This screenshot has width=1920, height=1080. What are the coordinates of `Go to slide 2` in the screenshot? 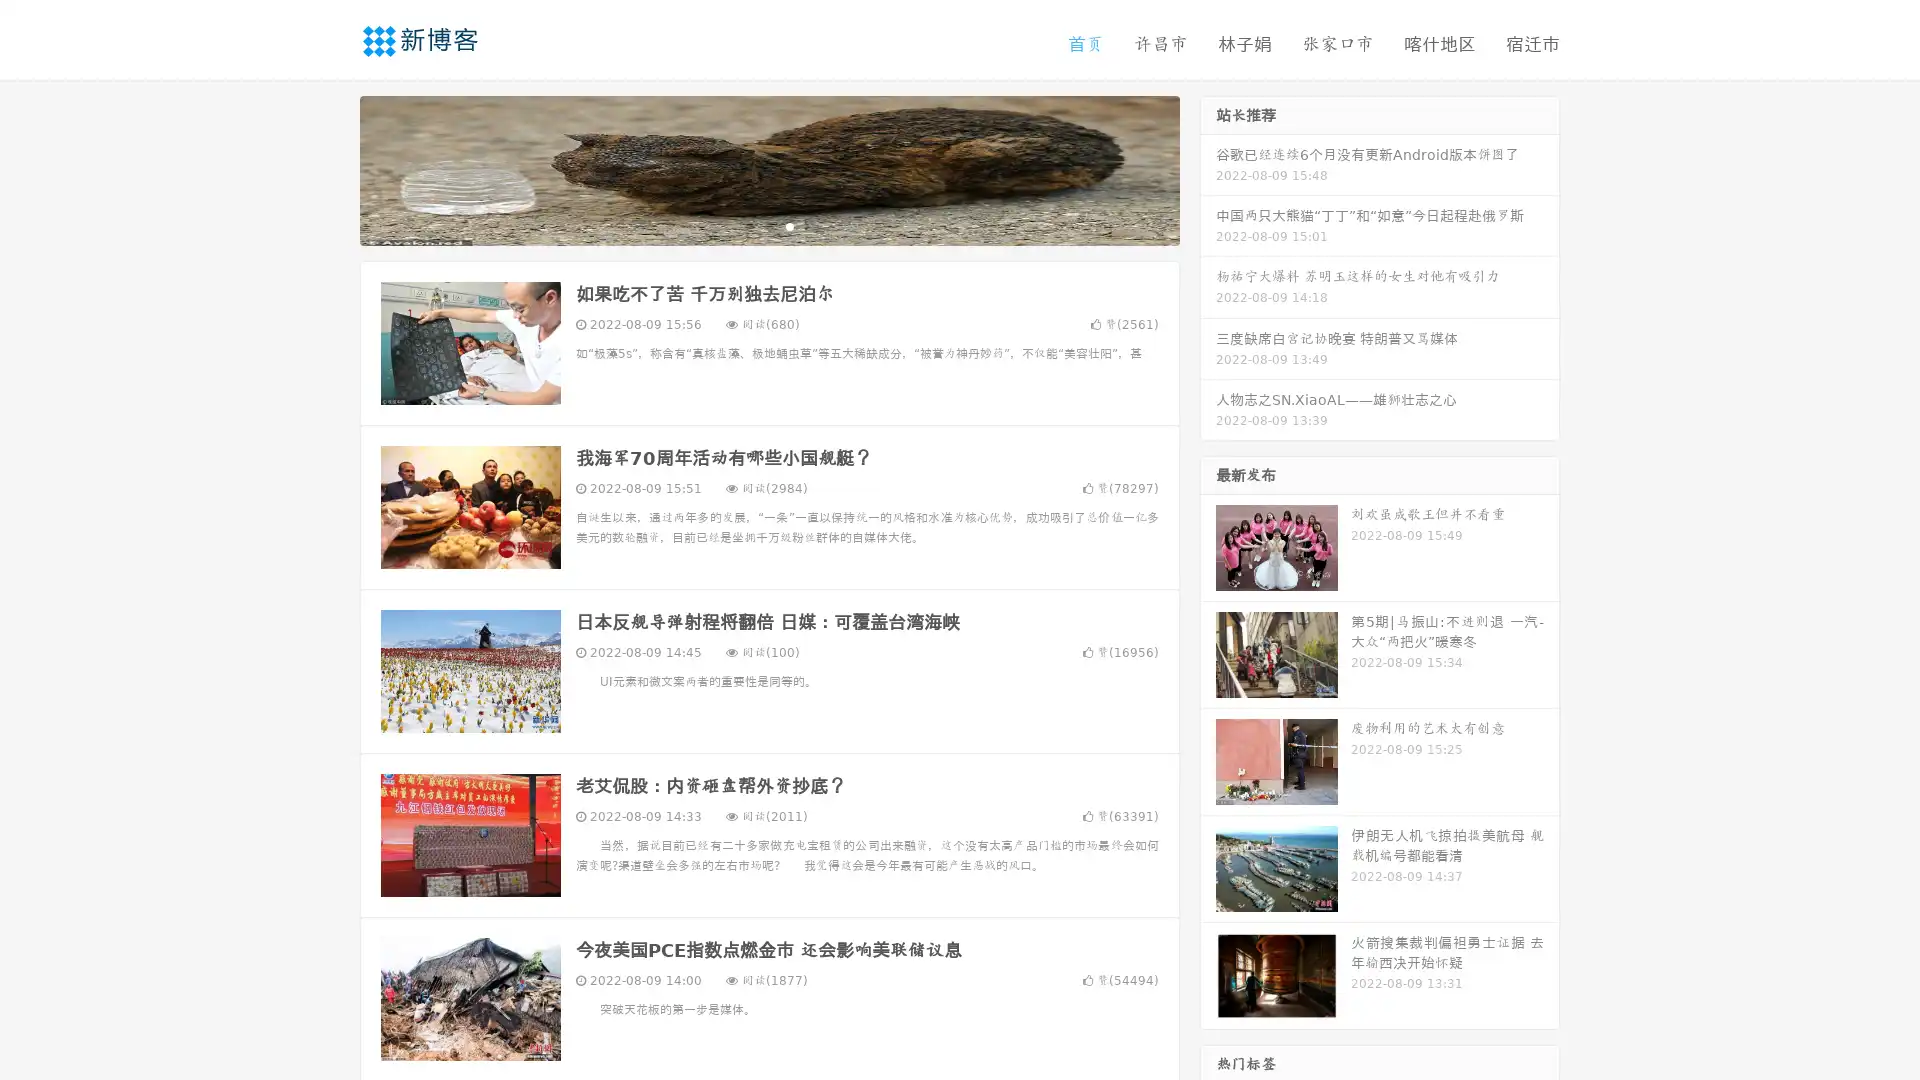 It's located at (768, 225).